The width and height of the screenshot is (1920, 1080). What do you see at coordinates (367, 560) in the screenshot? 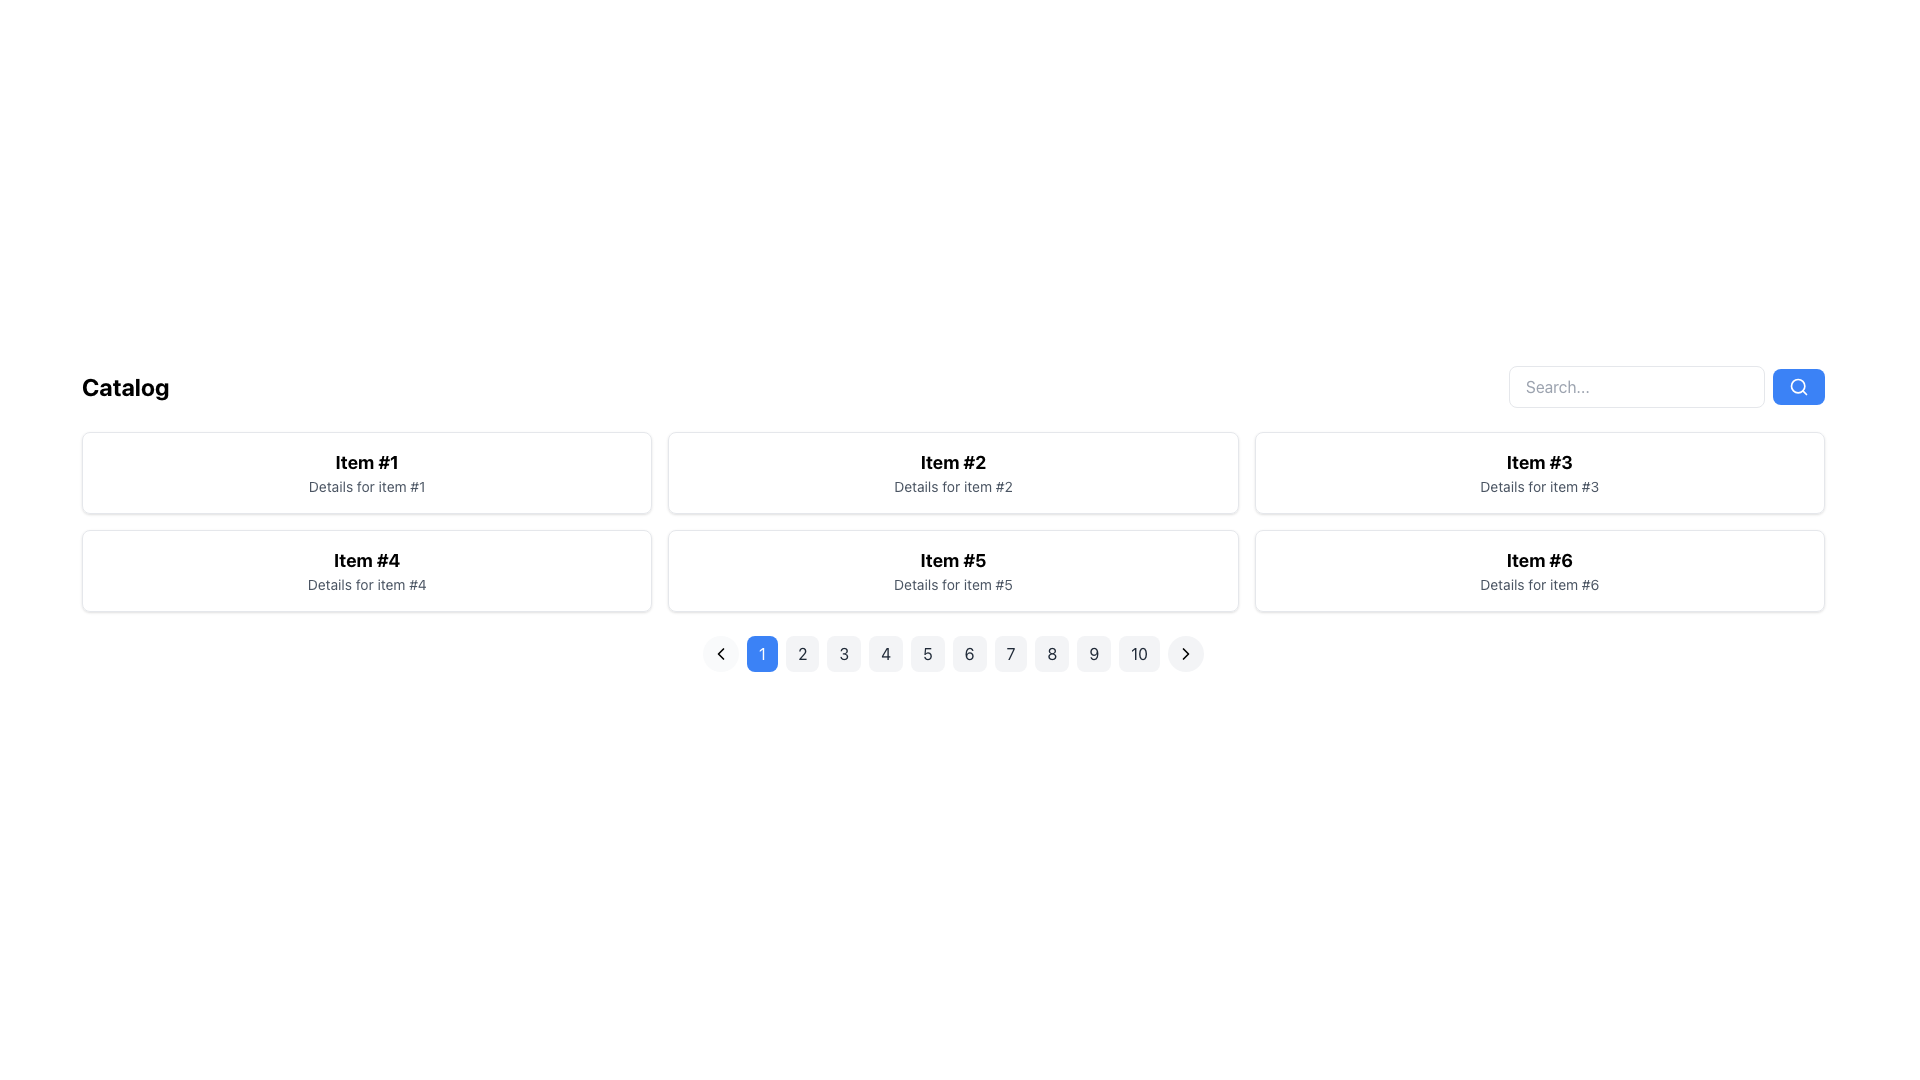
I see `the Text label, which serves as the title or identifier for the item and is positioned above the text 'Details for item #4'` at bounding box center [367, 560].